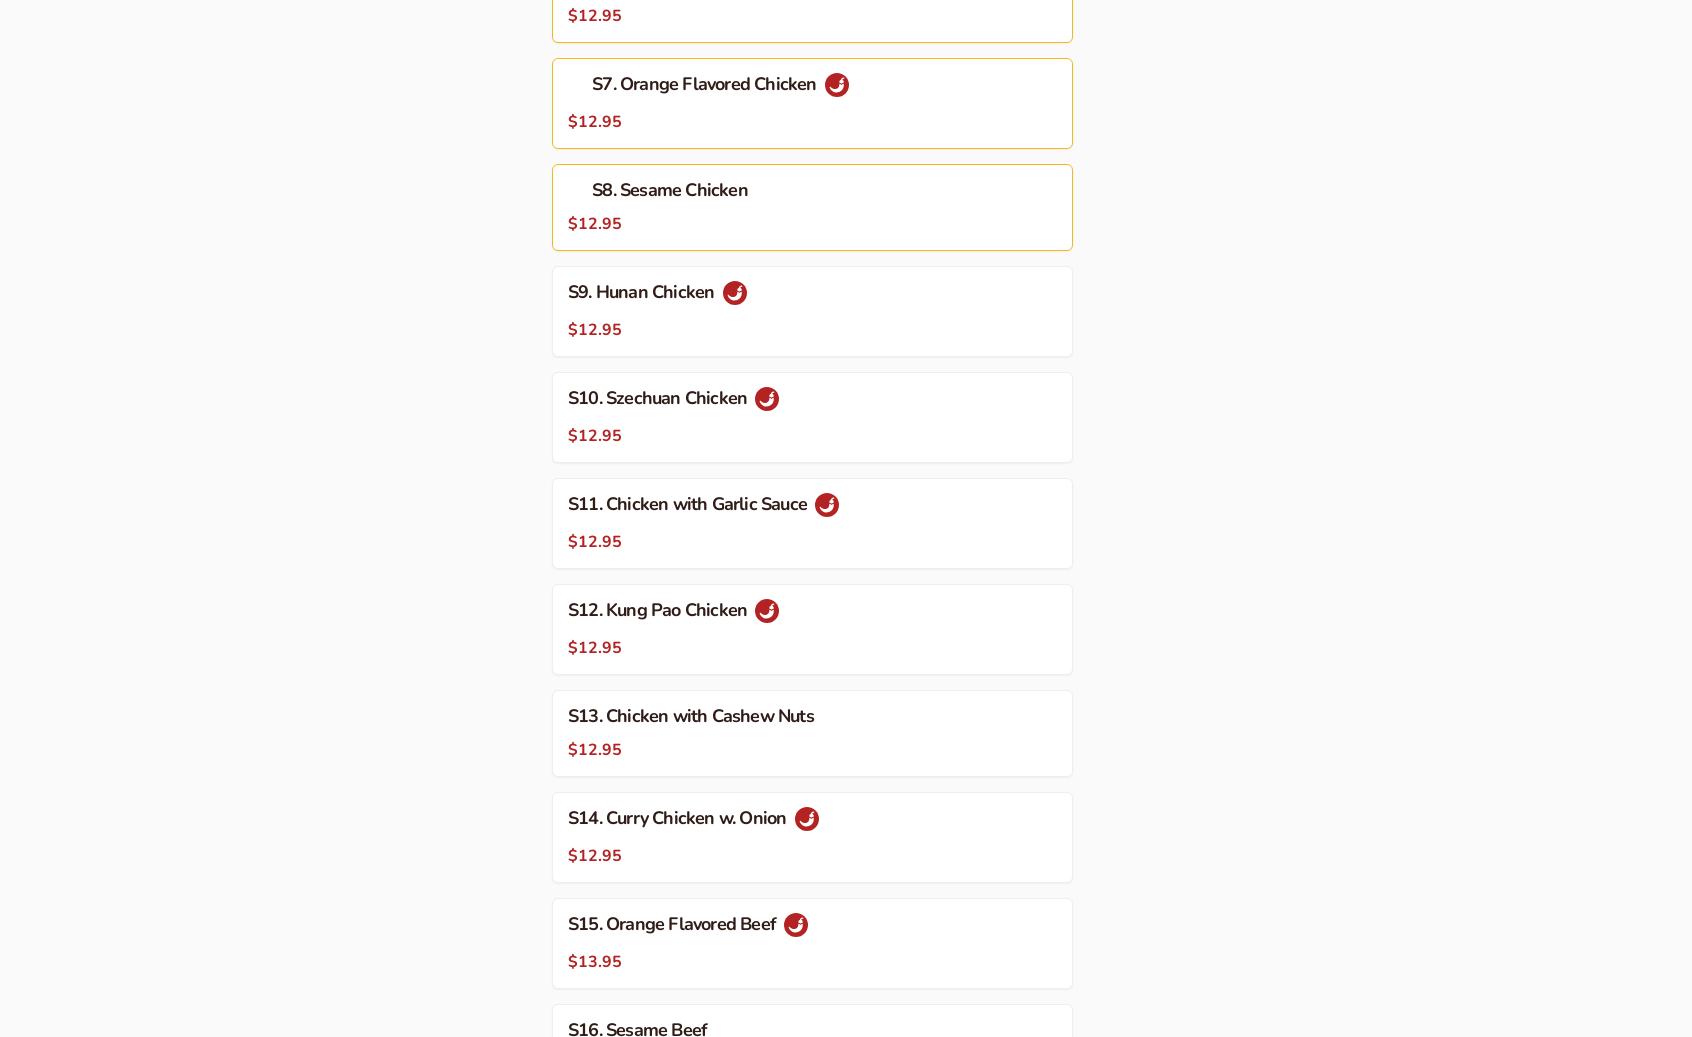 This screenshot has width=1692, height=1037. I want to click on 'S10. Szechuan Chicken', so click(567, 395).